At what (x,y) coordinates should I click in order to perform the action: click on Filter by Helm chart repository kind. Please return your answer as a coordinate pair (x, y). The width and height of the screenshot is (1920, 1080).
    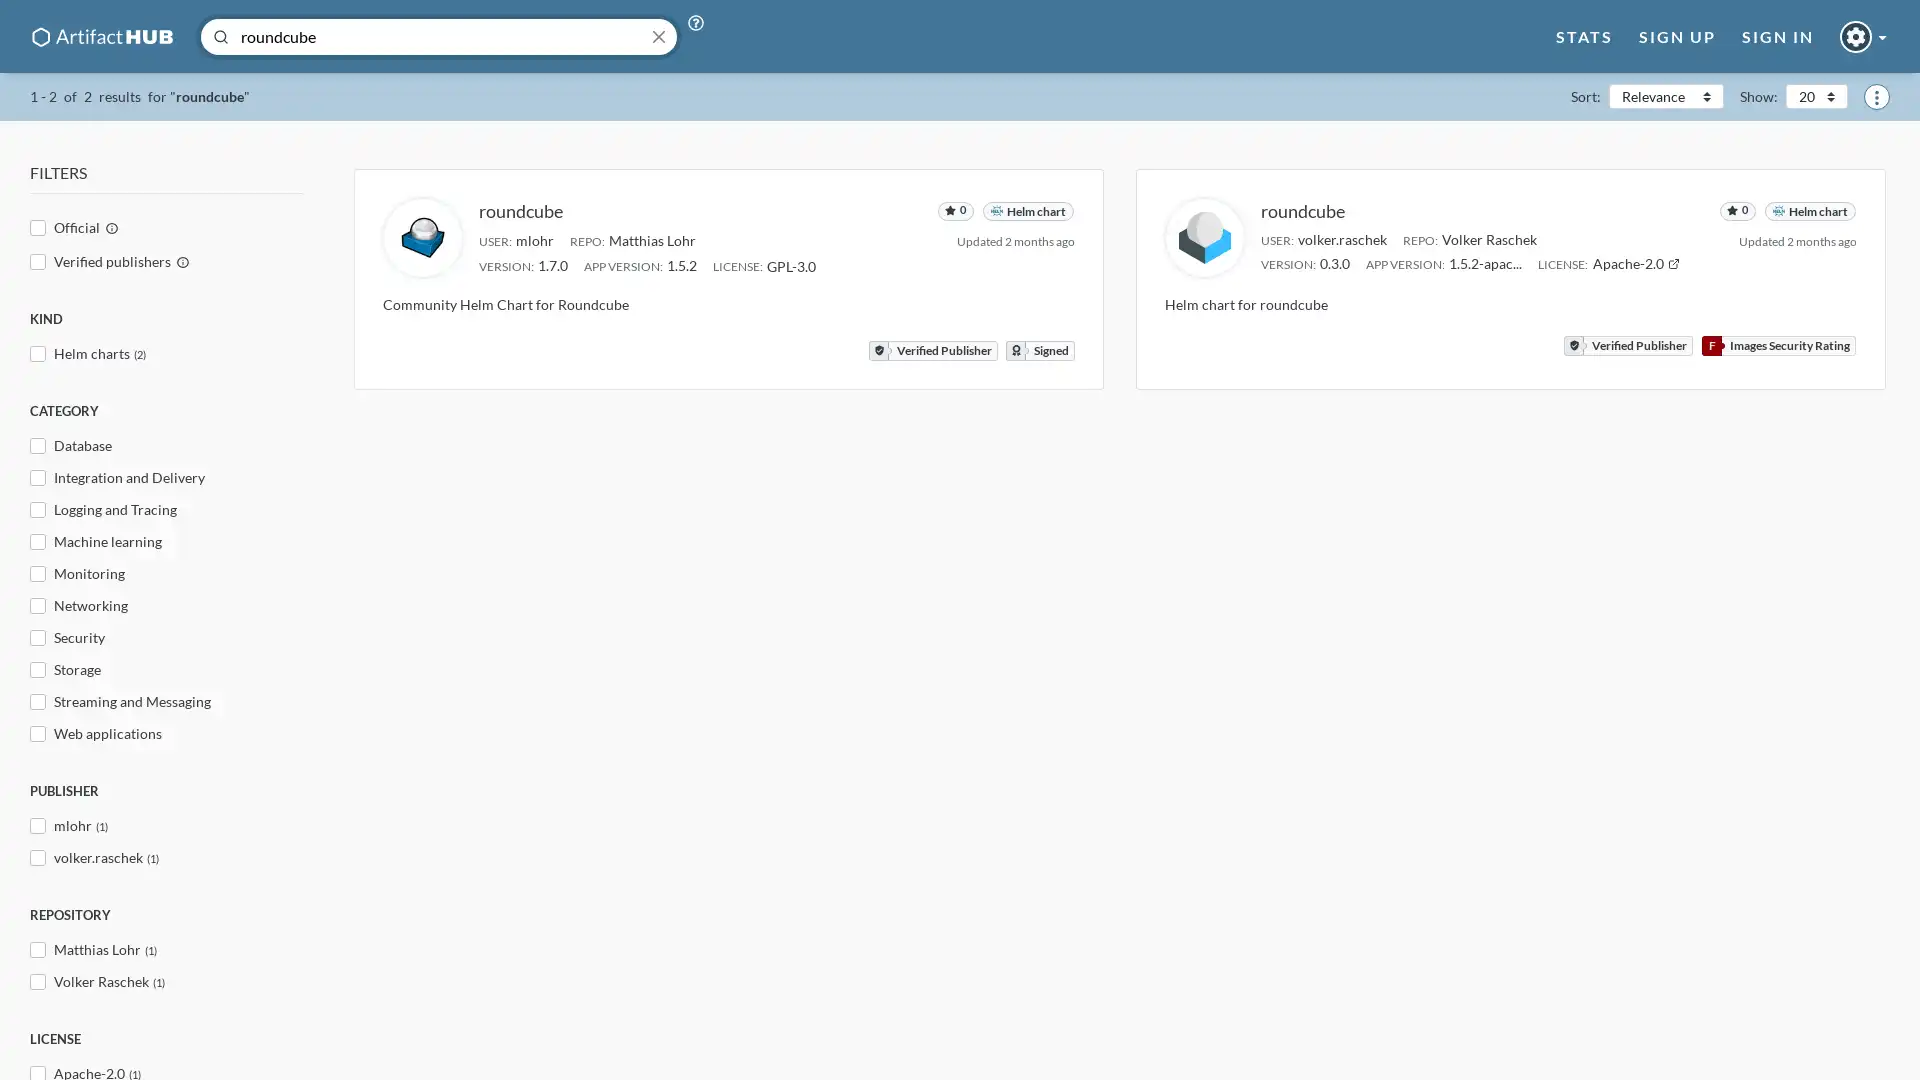
    Looking at the image, I should click on (1027, 211).